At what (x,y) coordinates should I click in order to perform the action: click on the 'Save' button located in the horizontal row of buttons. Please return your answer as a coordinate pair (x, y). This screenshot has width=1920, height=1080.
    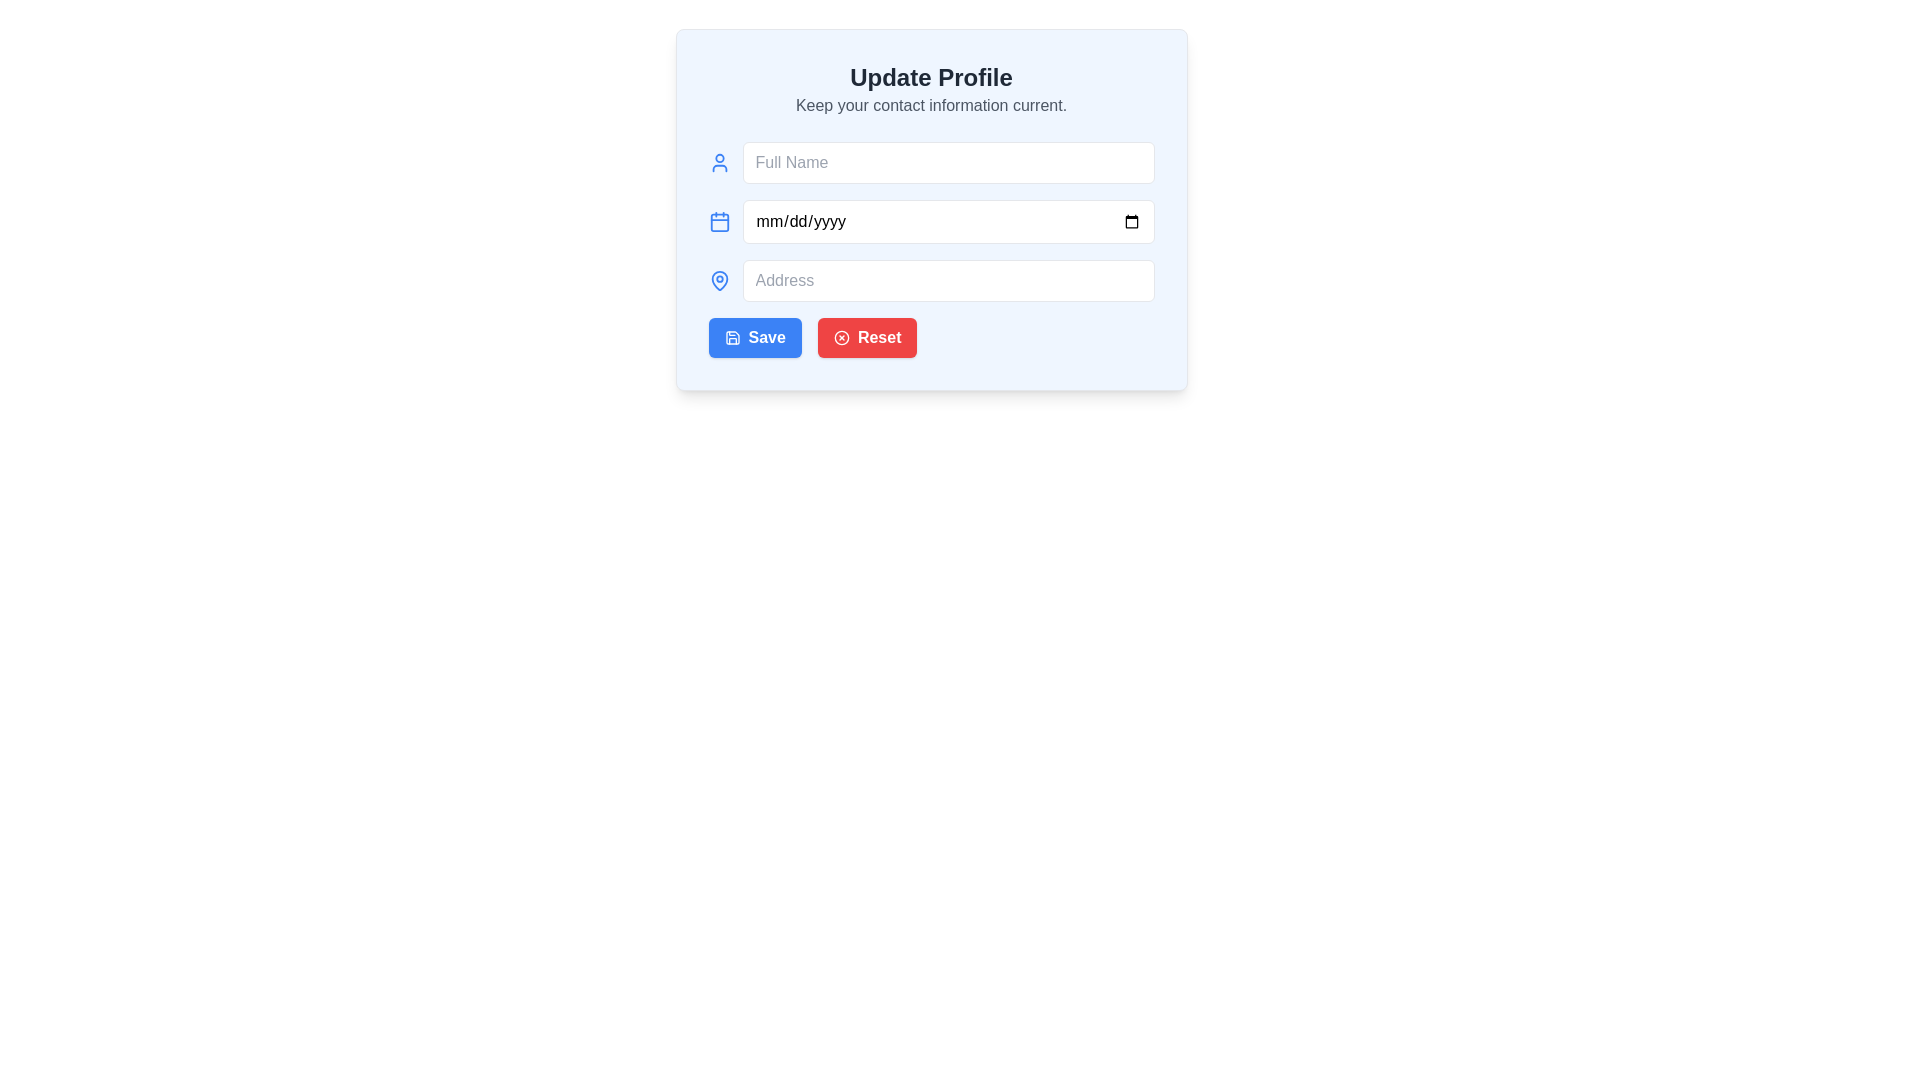
    Looking at the image, I should click on (754, 337).